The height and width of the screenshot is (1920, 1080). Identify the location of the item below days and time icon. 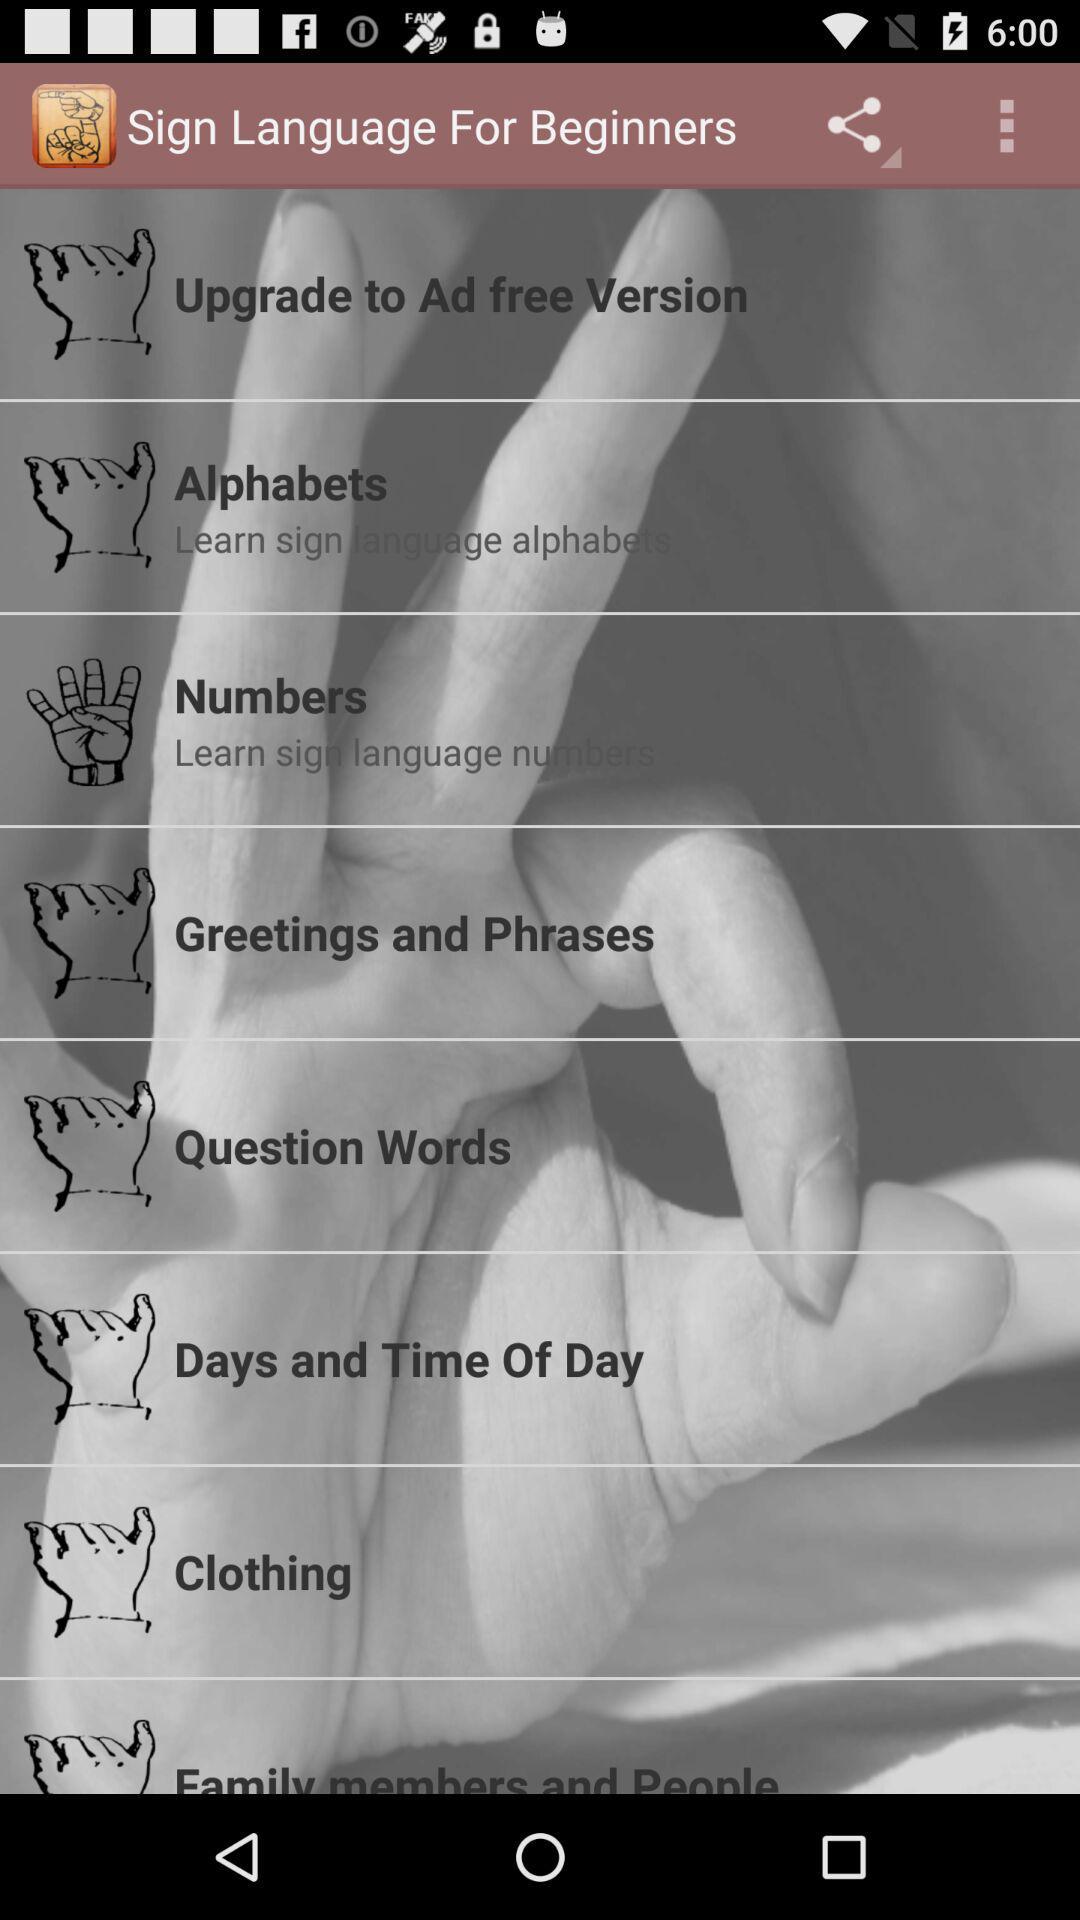
(613, 1570).